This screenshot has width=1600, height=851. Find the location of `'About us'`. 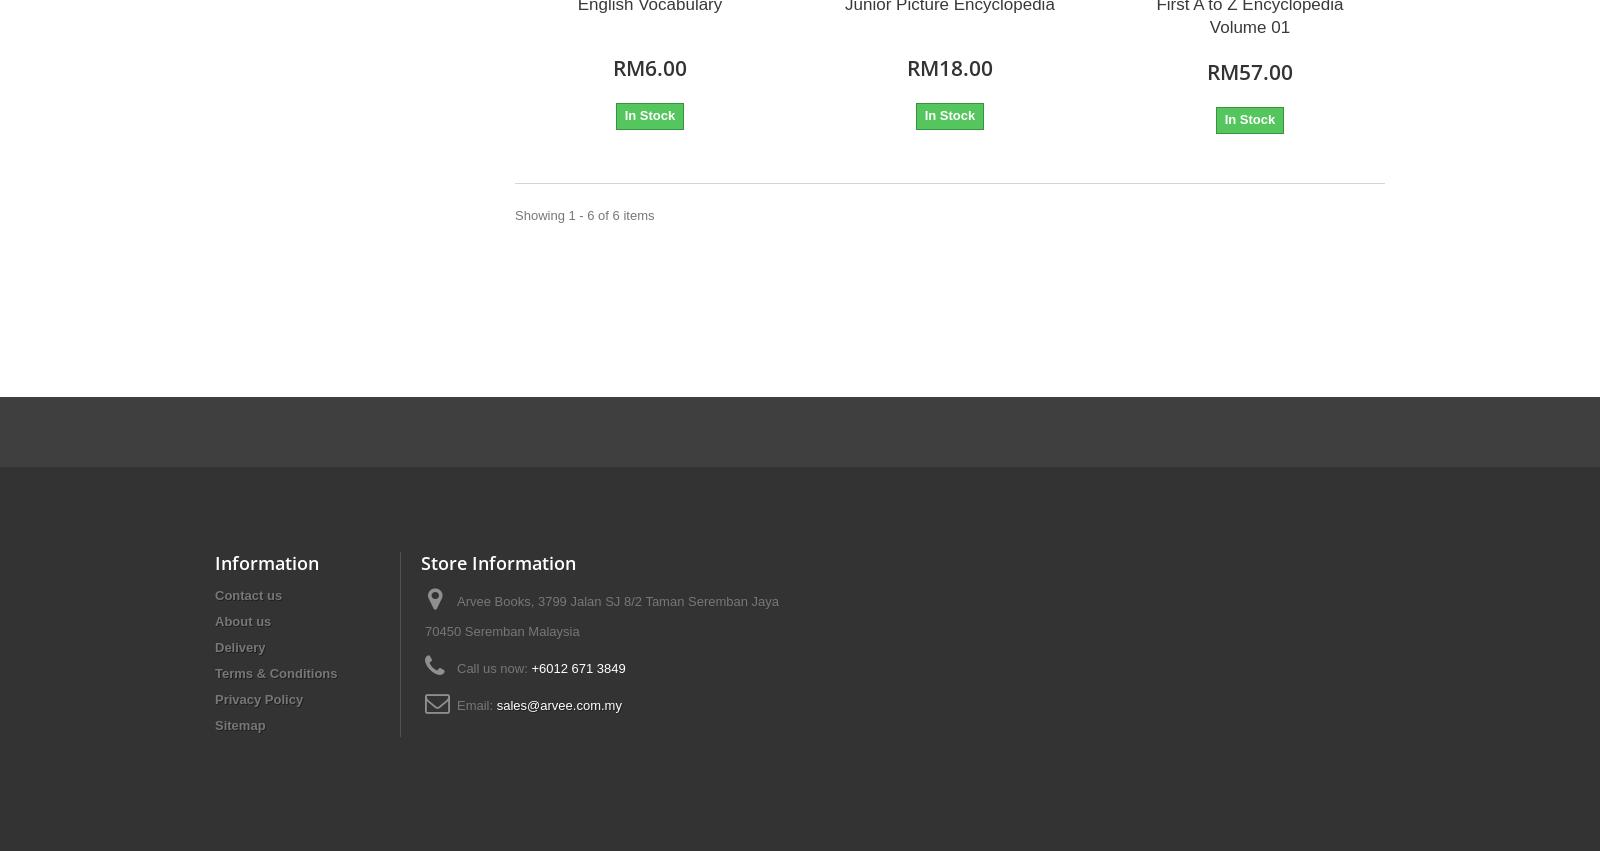

'About us' is located at coordinates (215, 619).